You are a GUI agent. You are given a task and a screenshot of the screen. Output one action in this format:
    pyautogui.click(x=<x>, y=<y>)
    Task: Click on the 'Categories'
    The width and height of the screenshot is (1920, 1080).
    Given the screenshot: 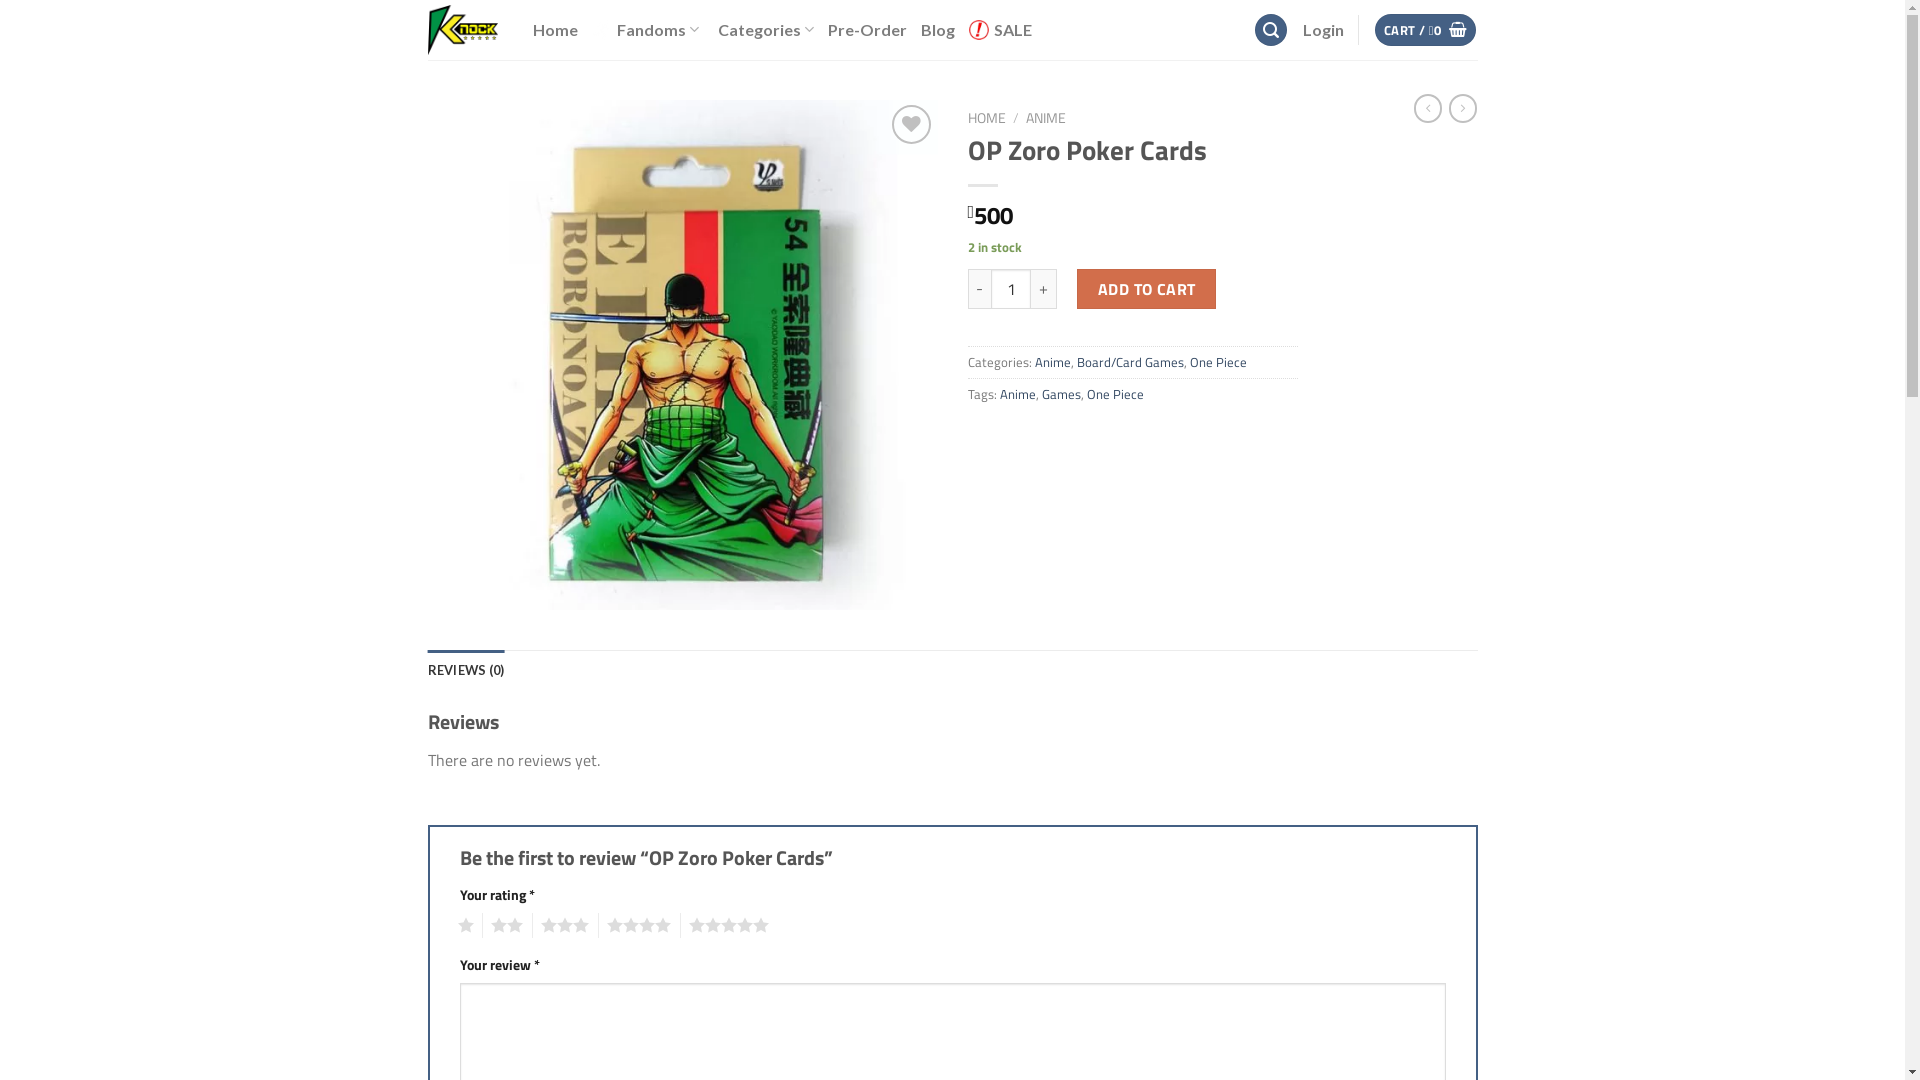 What is the action you would take?
    pyautogui.click(x=718, y=29)
    